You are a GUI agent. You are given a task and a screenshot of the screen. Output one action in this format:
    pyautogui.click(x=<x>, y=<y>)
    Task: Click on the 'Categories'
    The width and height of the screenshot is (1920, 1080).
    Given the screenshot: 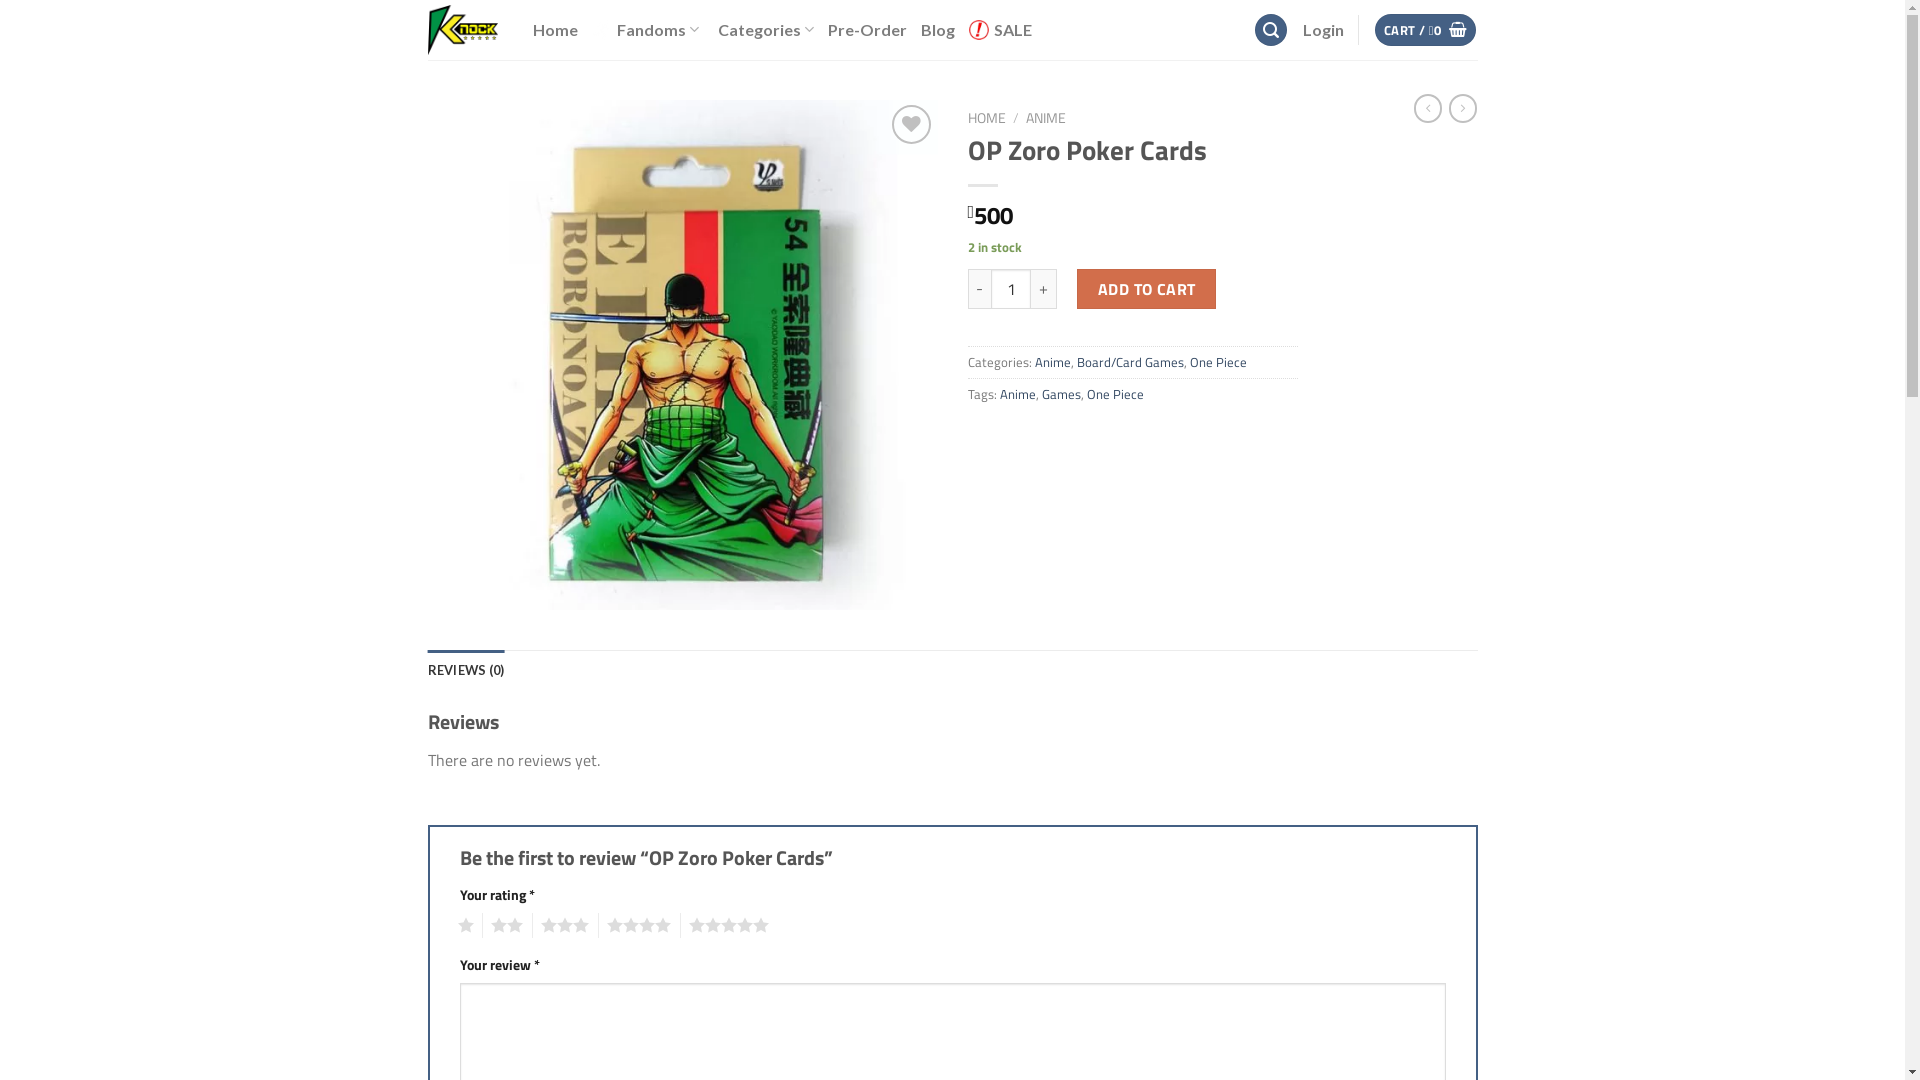 What is the action you would take?
    pyautogui.click(x=718, y=29)
    